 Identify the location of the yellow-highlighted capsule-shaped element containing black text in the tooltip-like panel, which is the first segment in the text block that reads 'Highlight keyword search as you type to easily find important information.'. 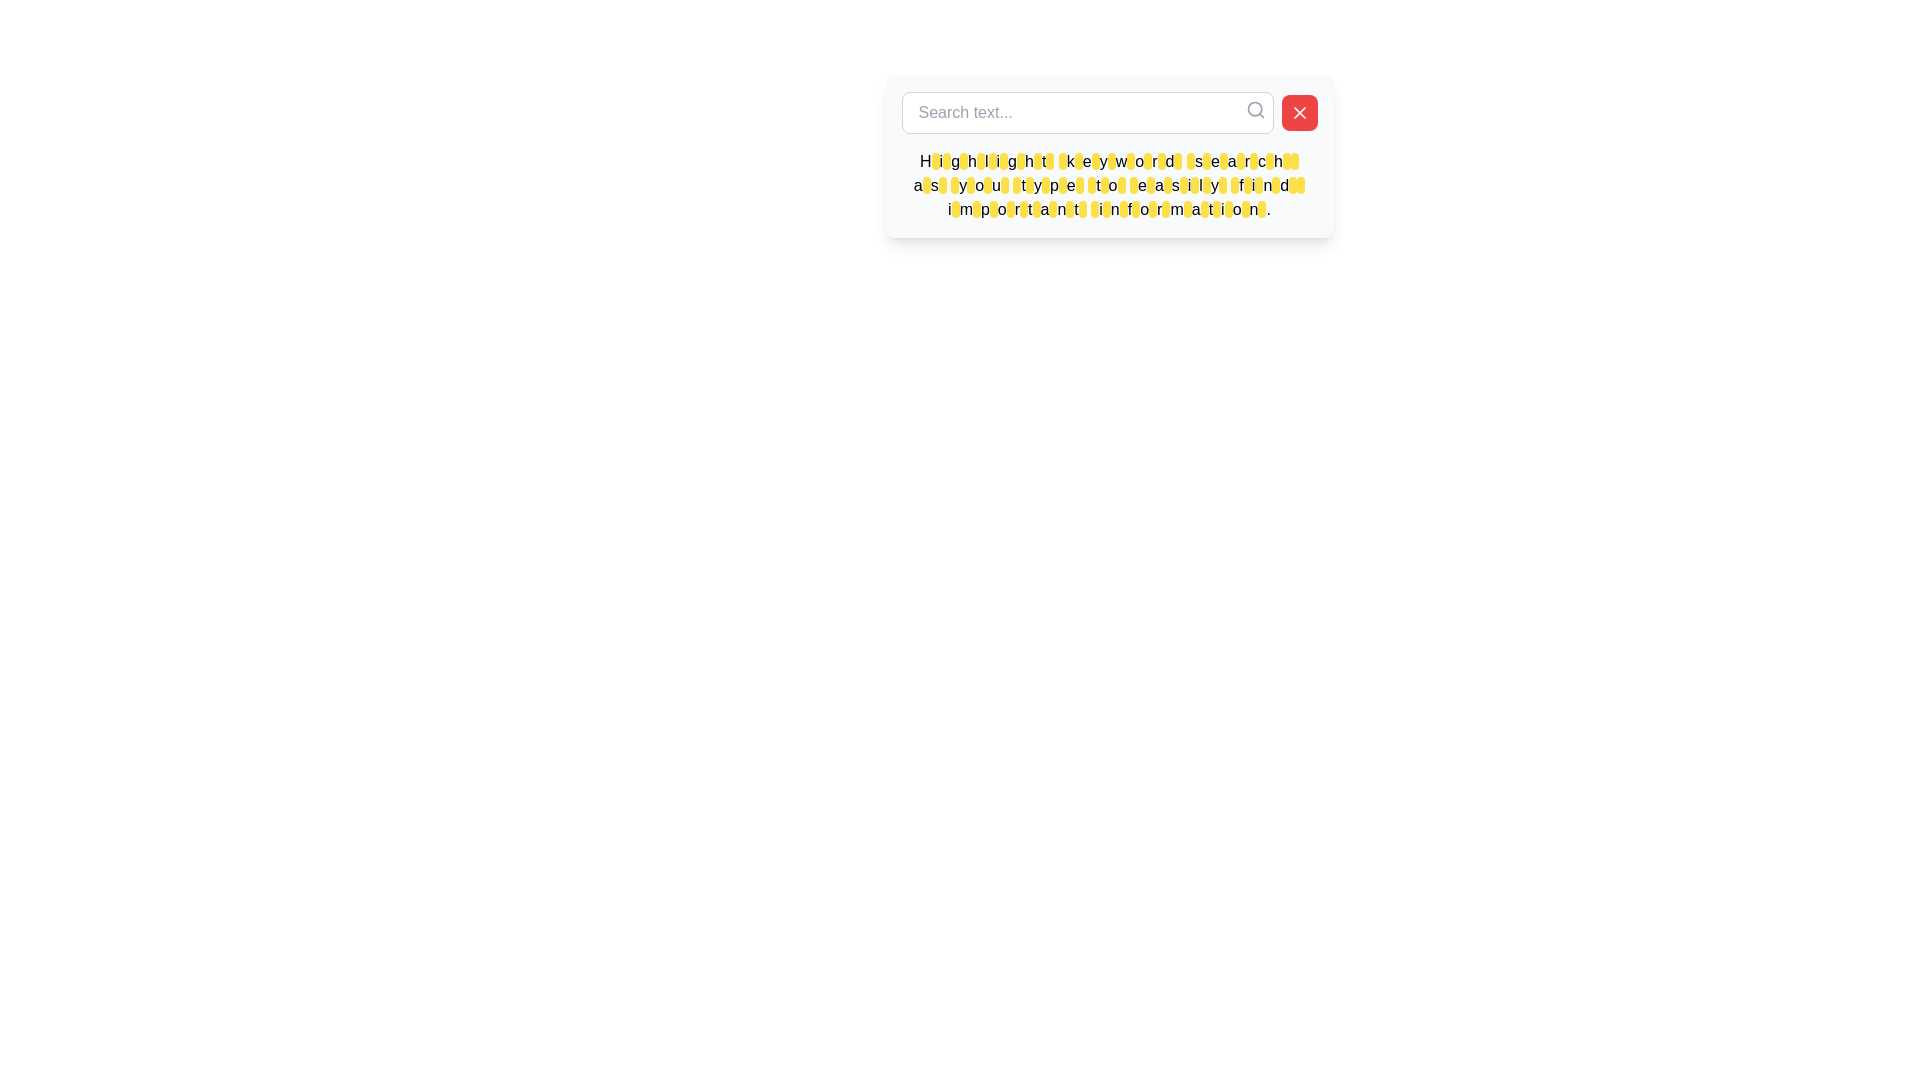
(934, 160).